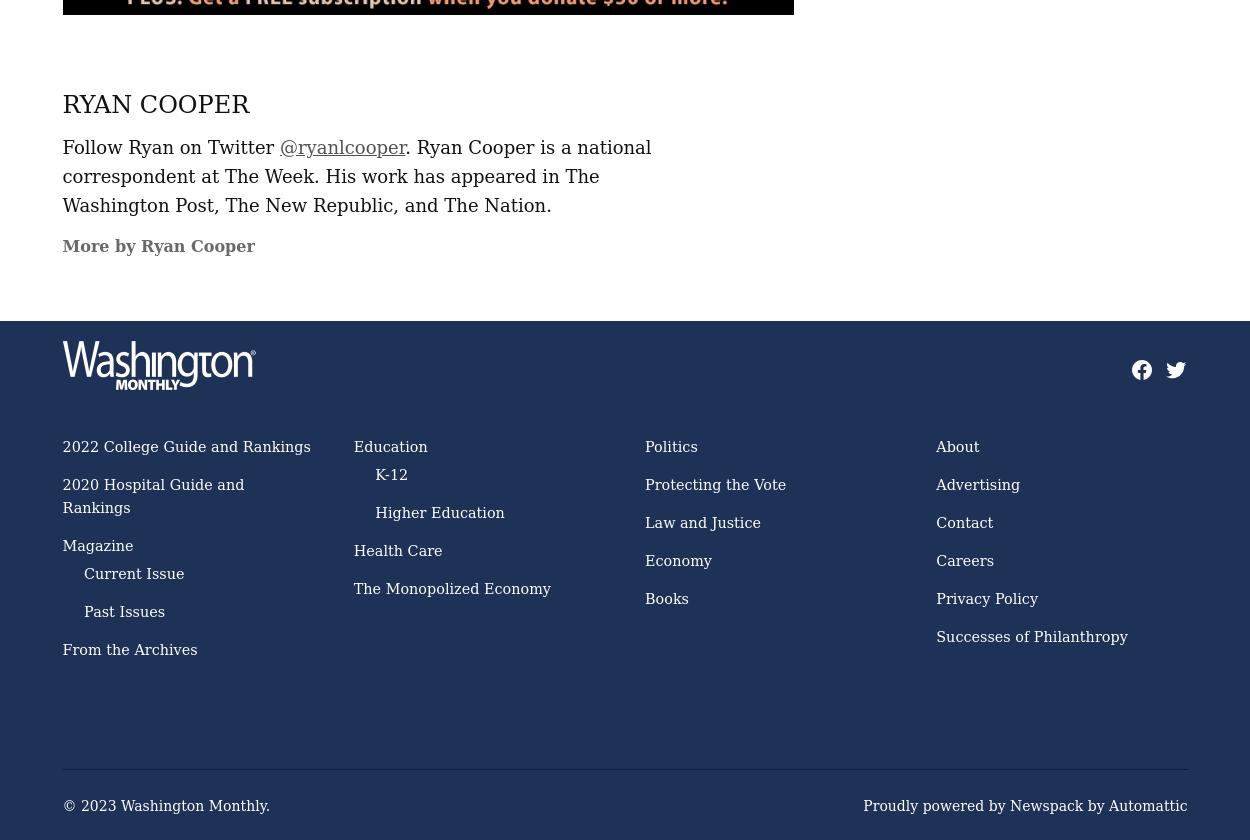 This screenshot has width=1250, height=840. What do you see at coordinates (390, 446) in the screenshot?
I see `'Education'` at bounding box center [390, 446].